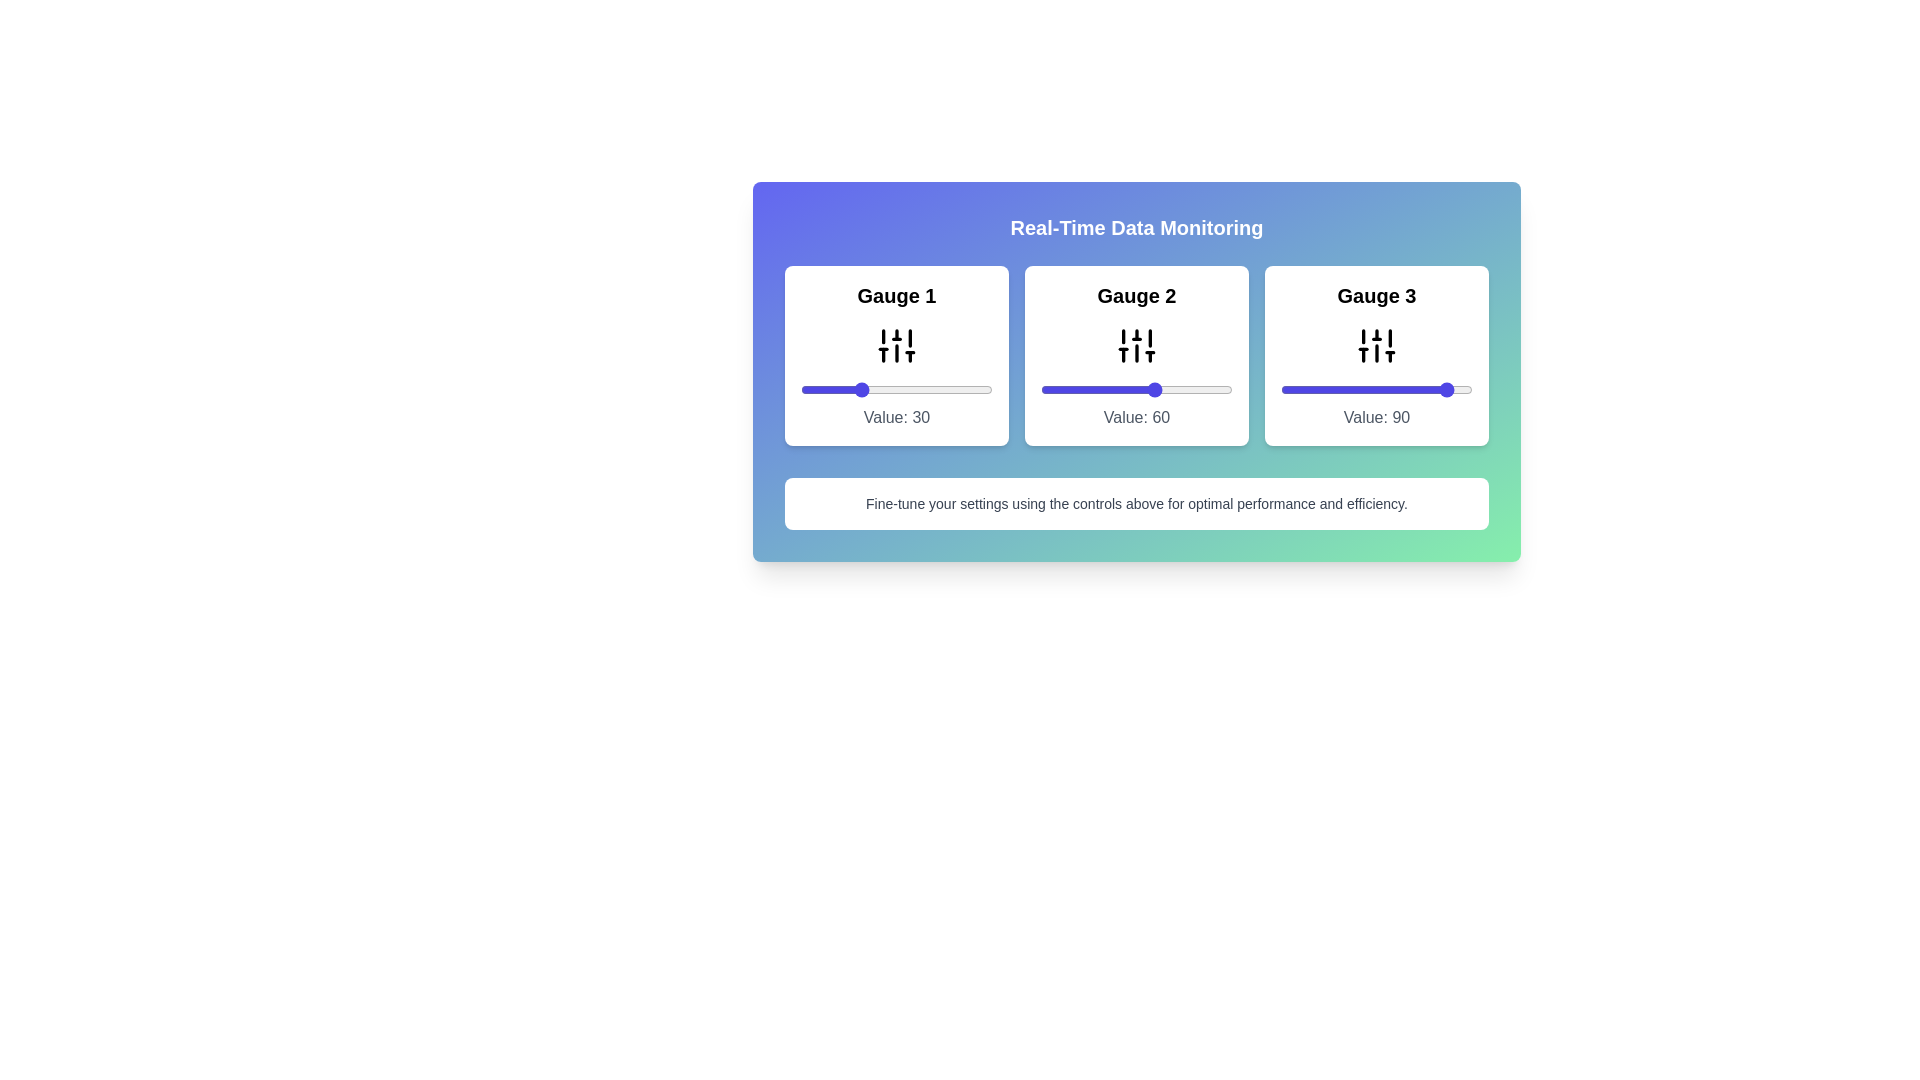  Describe the element at coordinates (1376, 354) in the screenshot. I see `the slider in the third card on the right side of the row` at that location.